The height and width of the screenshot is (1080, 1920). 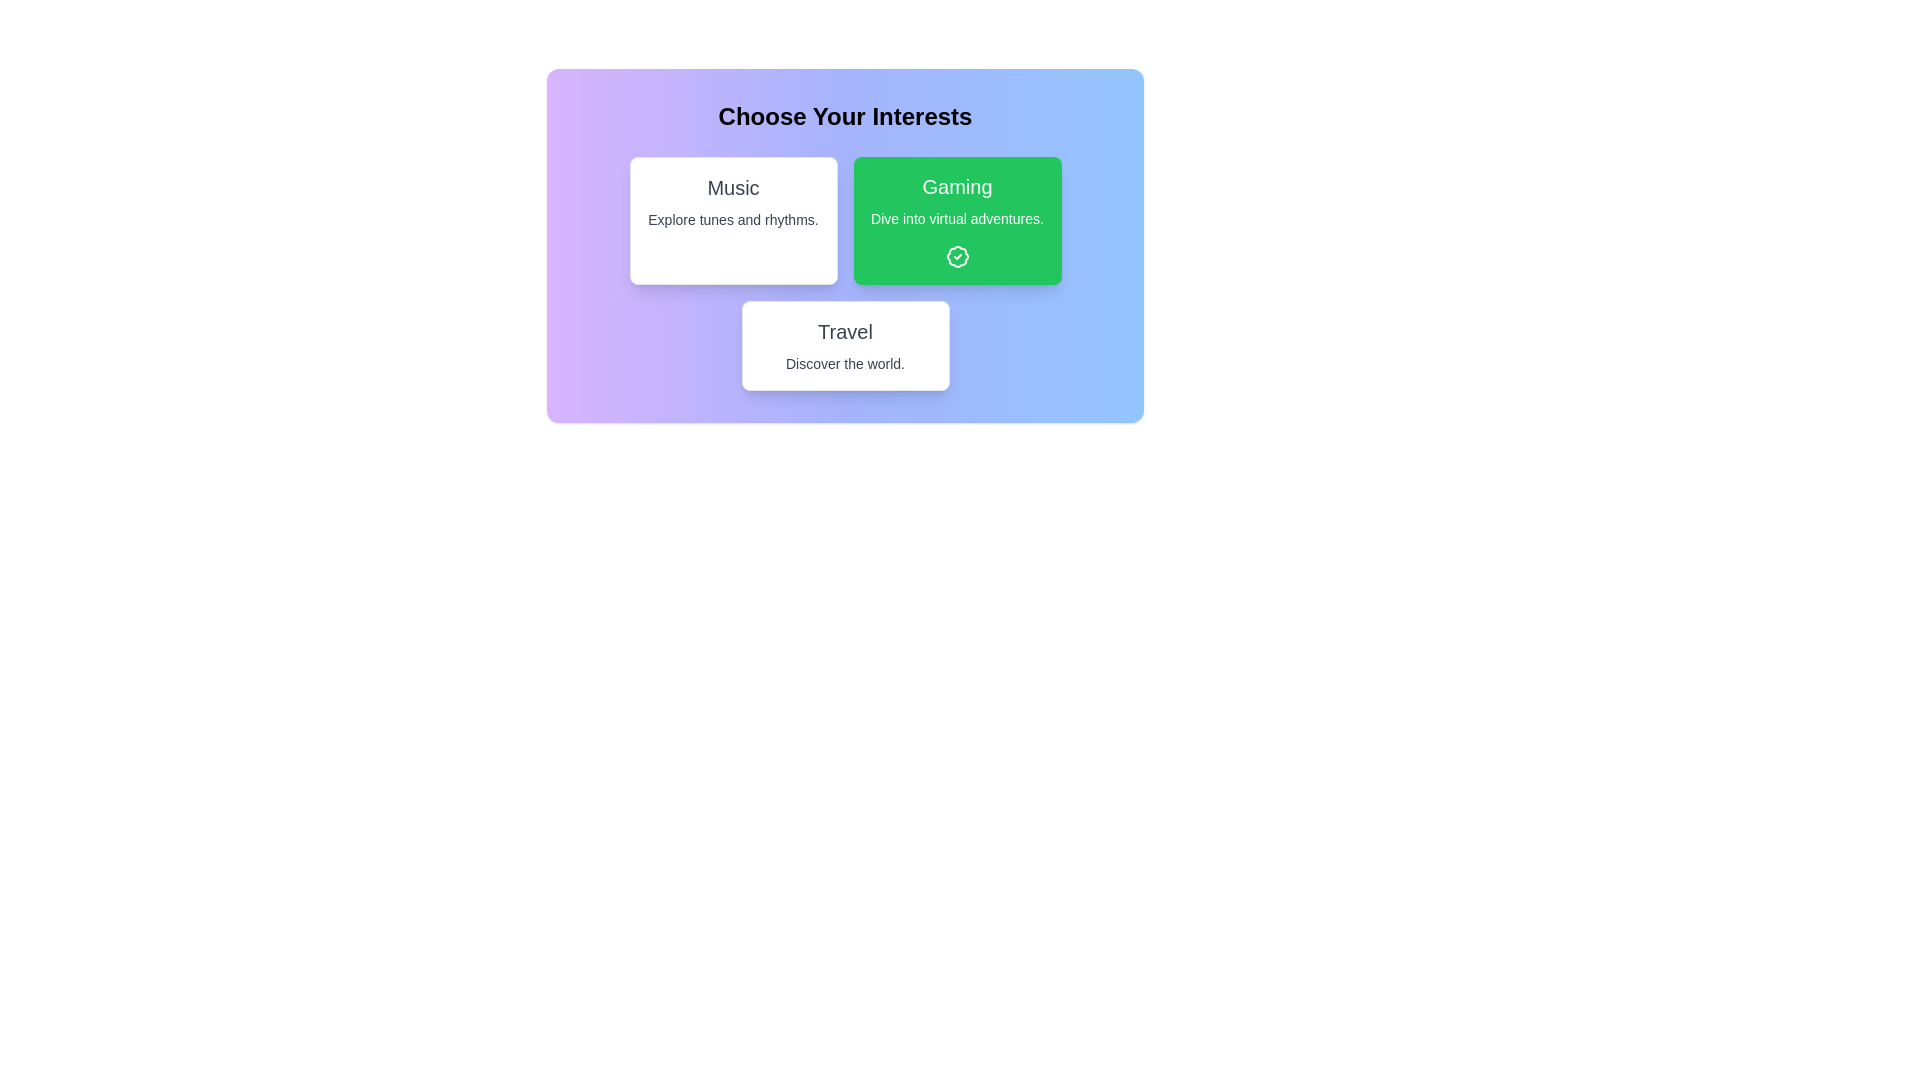 I want to click on the interest card labeled Music, so click(x=732, y=220).